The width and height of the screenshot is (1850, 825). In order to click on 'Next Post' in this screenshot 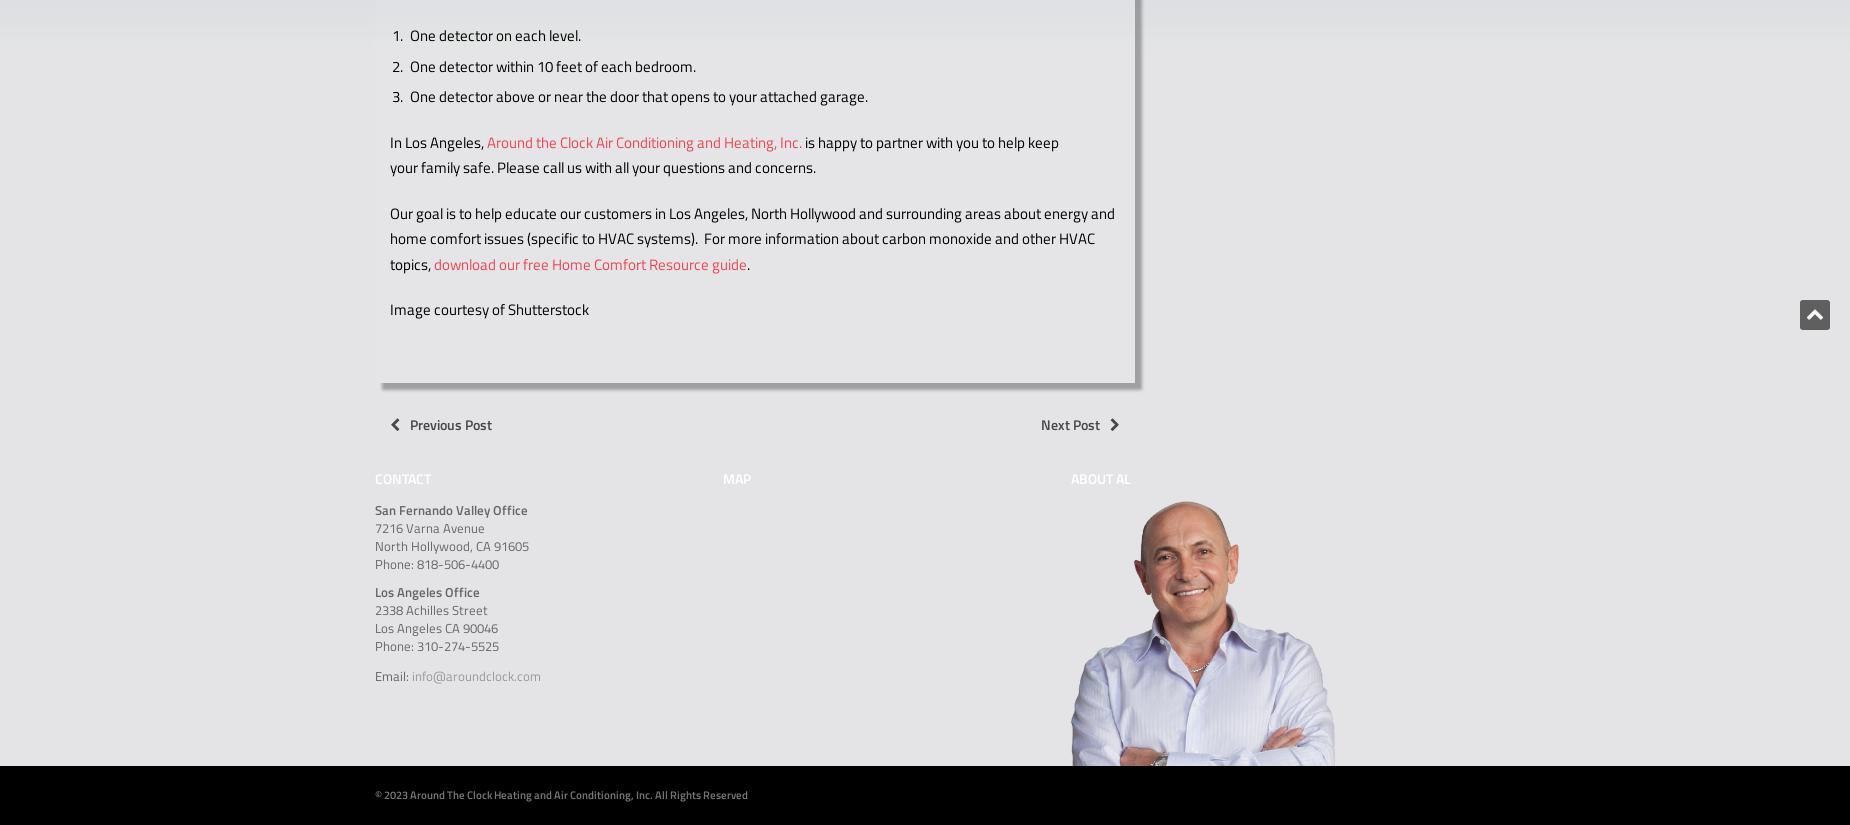, I will do `click(1069, 424)`.